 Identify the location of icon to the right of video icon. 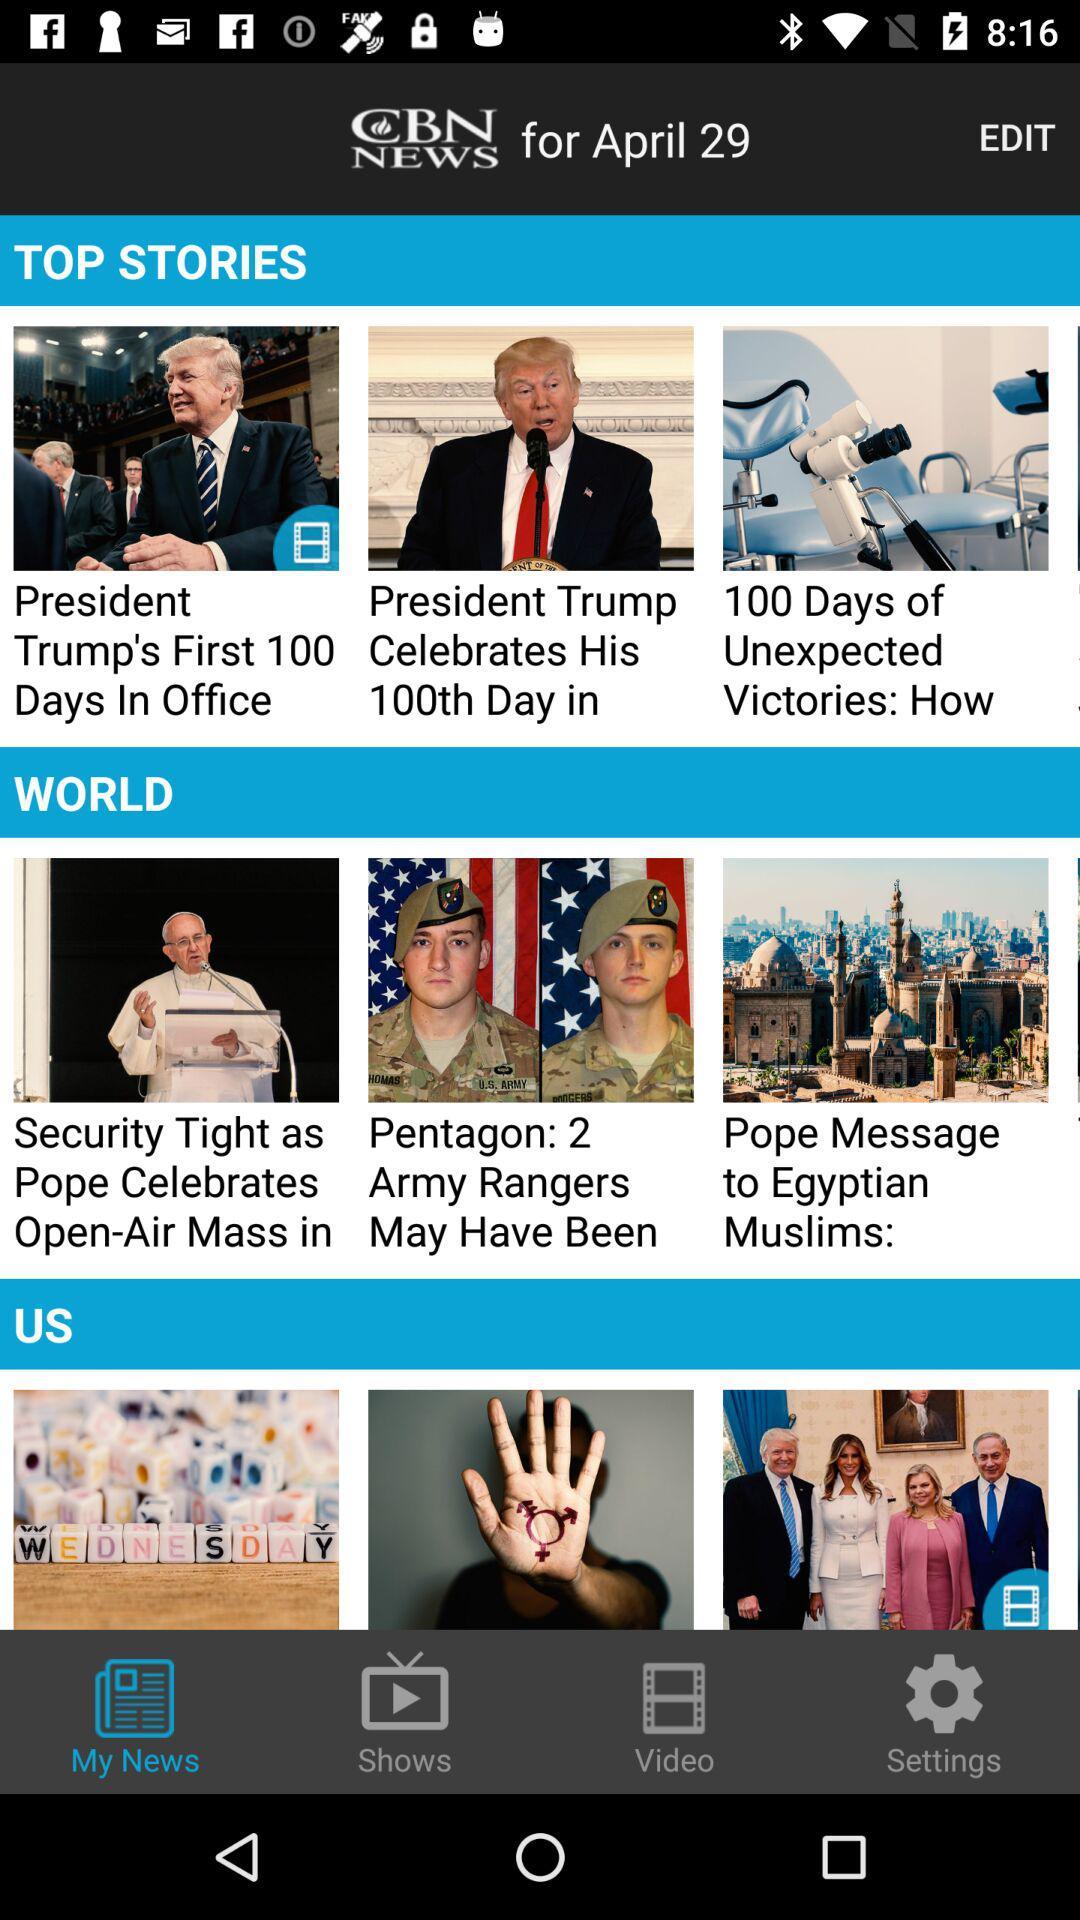
(944, 1712).